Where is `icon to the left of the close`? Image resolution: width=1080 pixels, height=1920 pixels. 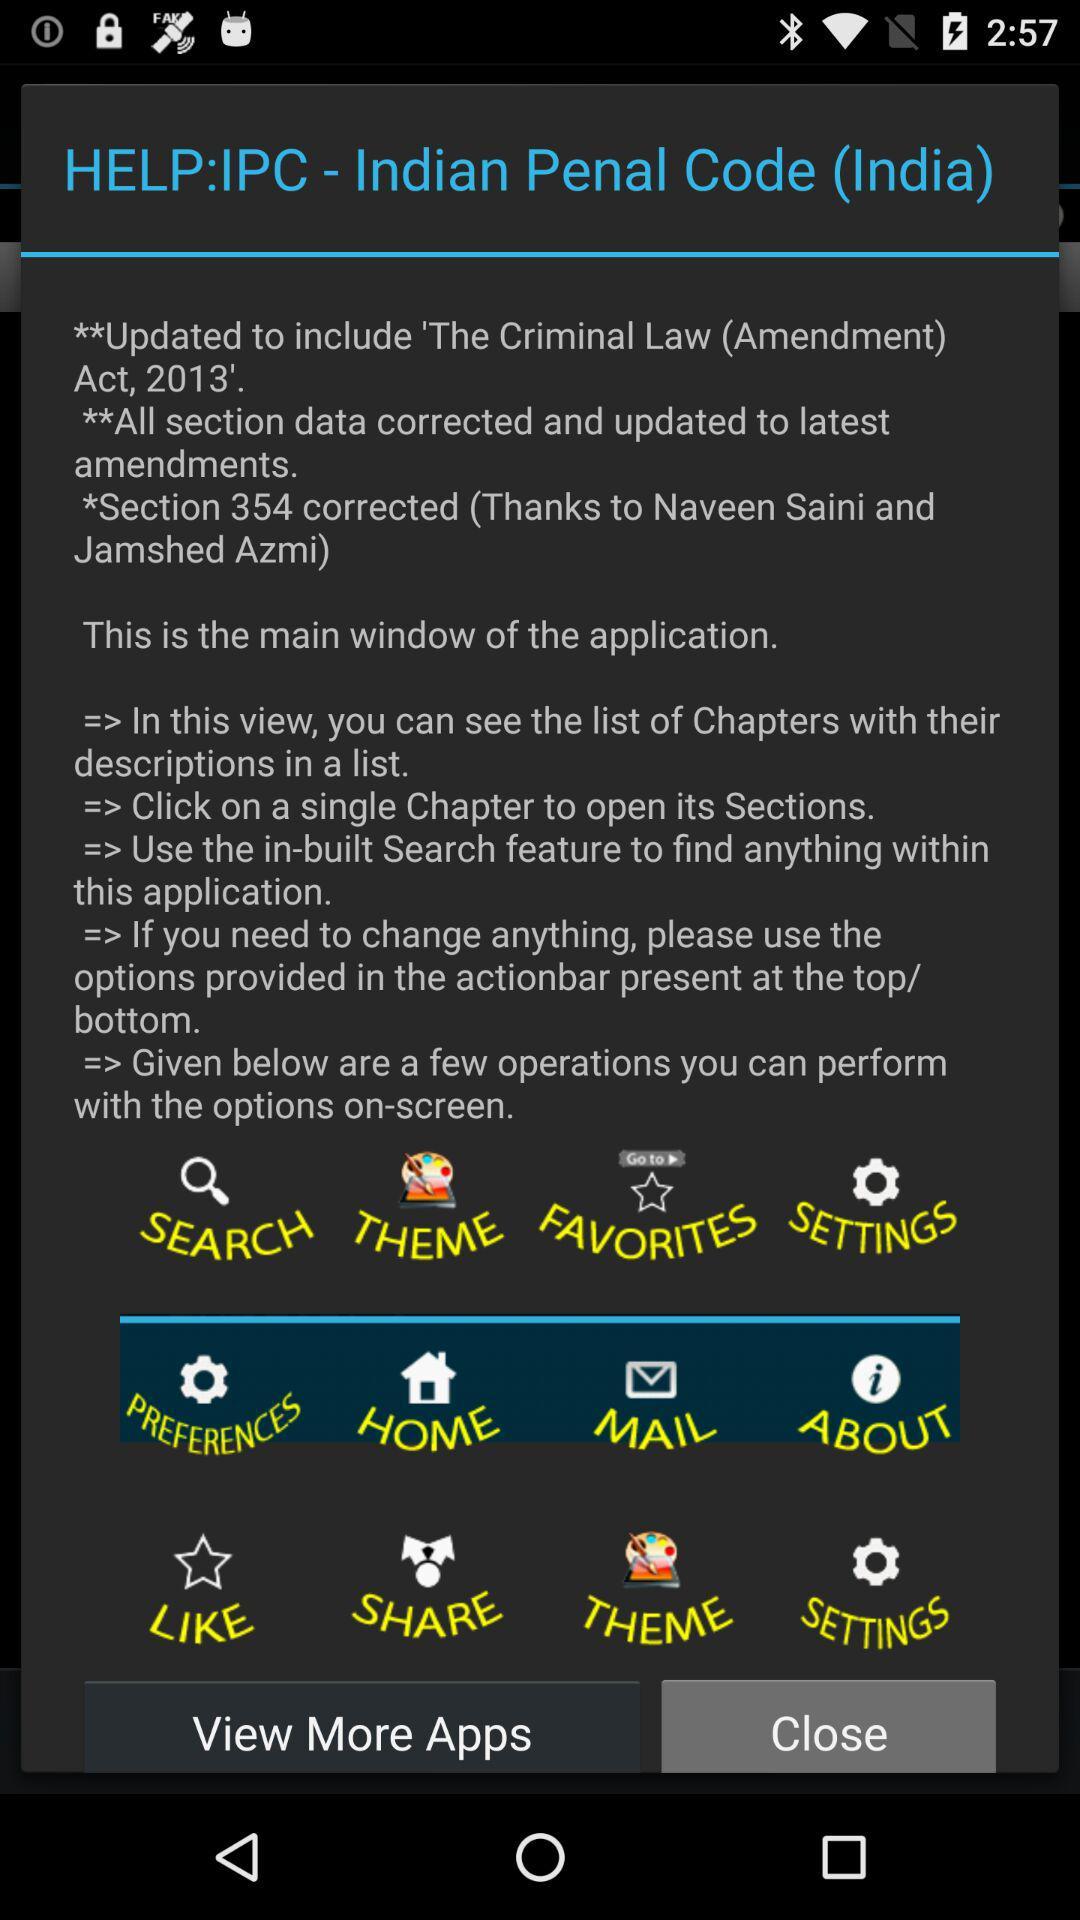 icon to the left of the close is located at coordinates (362, 1720).